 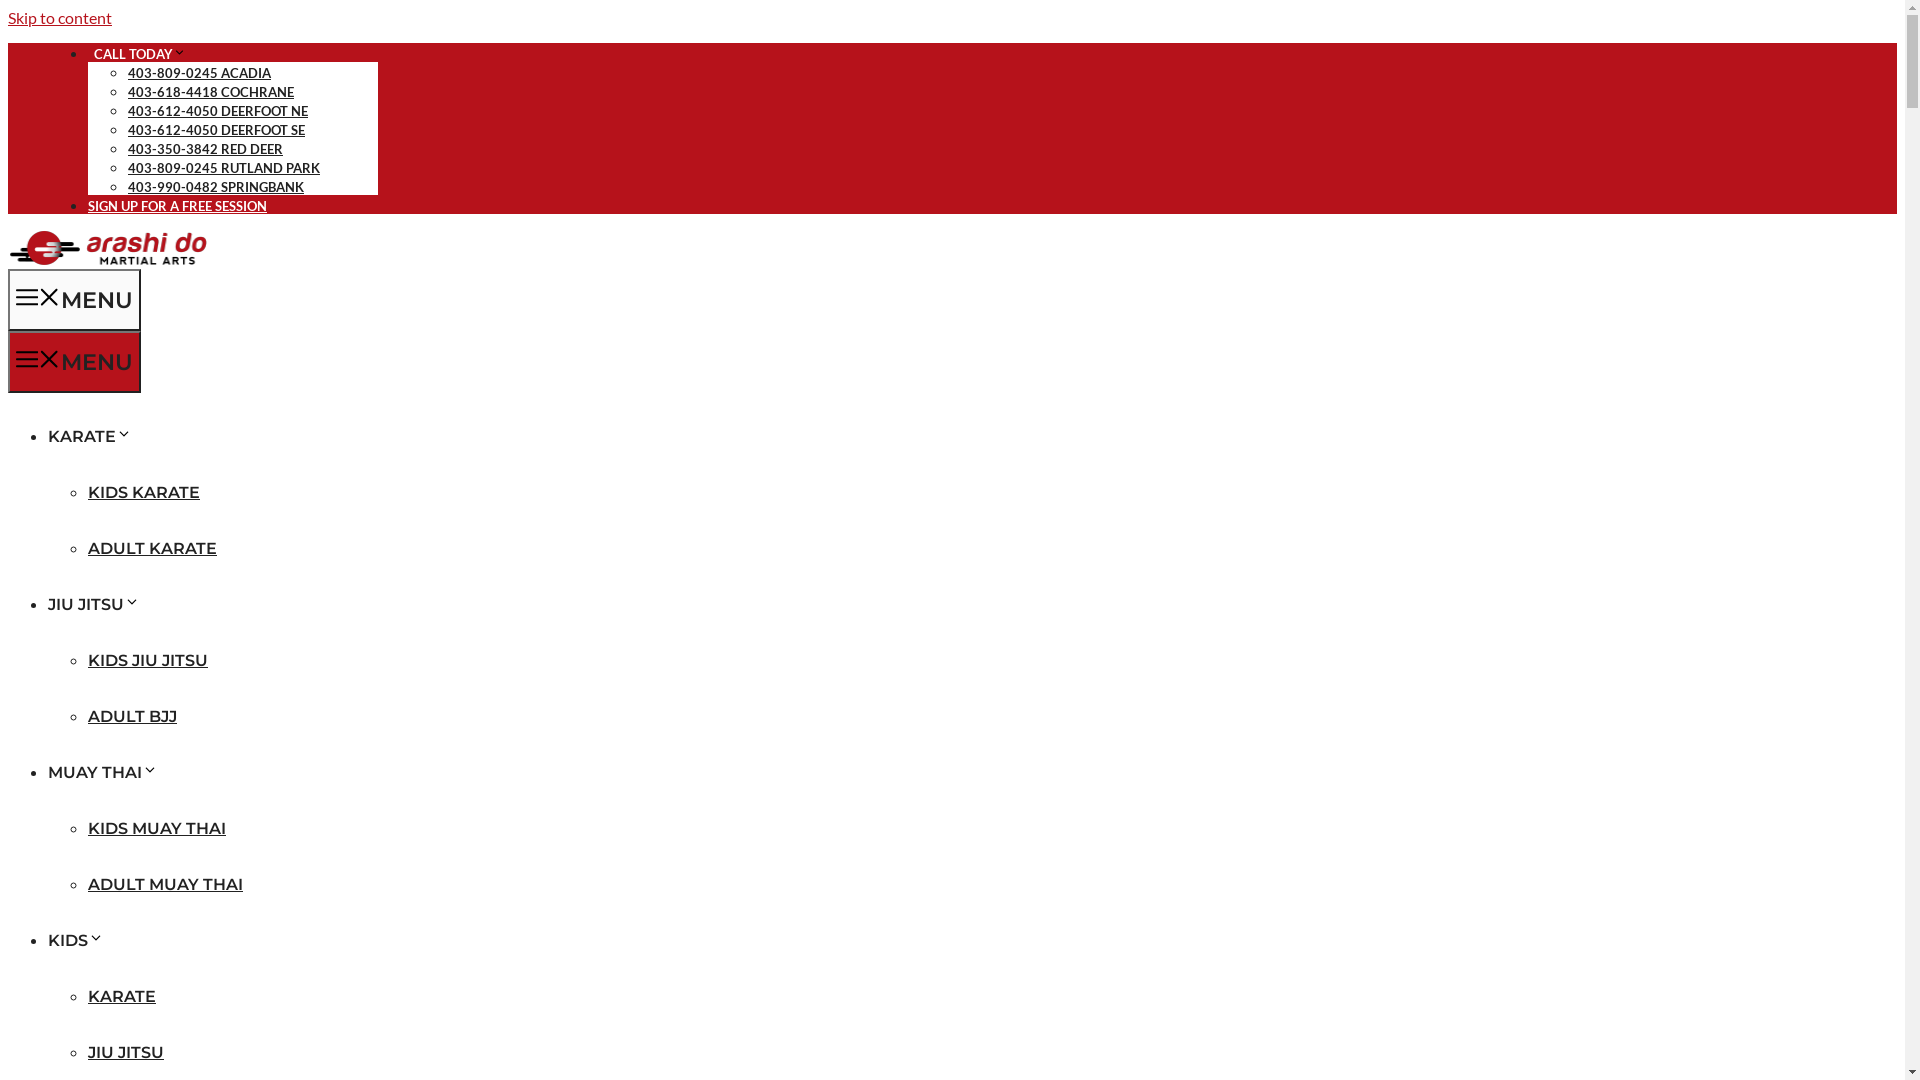 I want to click on 'MENU', so click(x=74, y=362).